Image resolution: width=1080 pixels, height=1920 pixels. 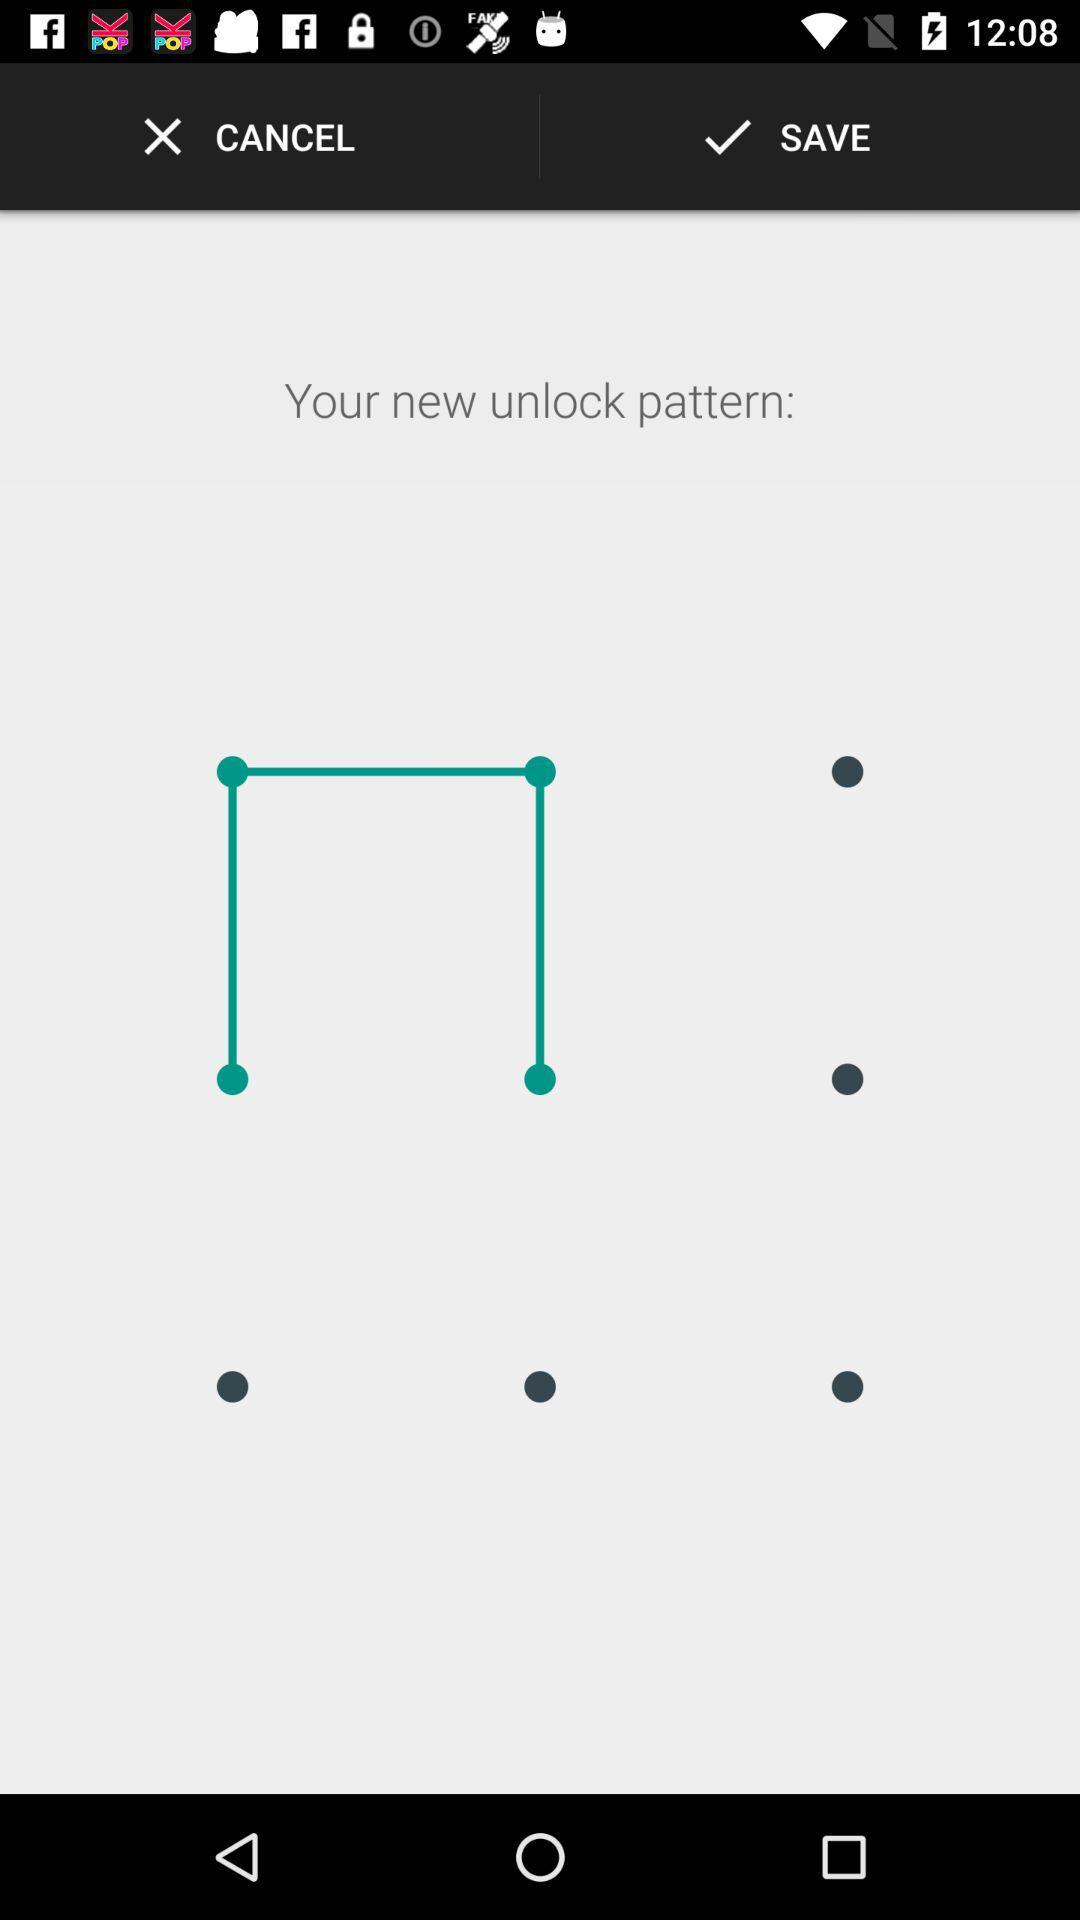 I want to click on icon below the cancel icon, so click(x=538, y=425).